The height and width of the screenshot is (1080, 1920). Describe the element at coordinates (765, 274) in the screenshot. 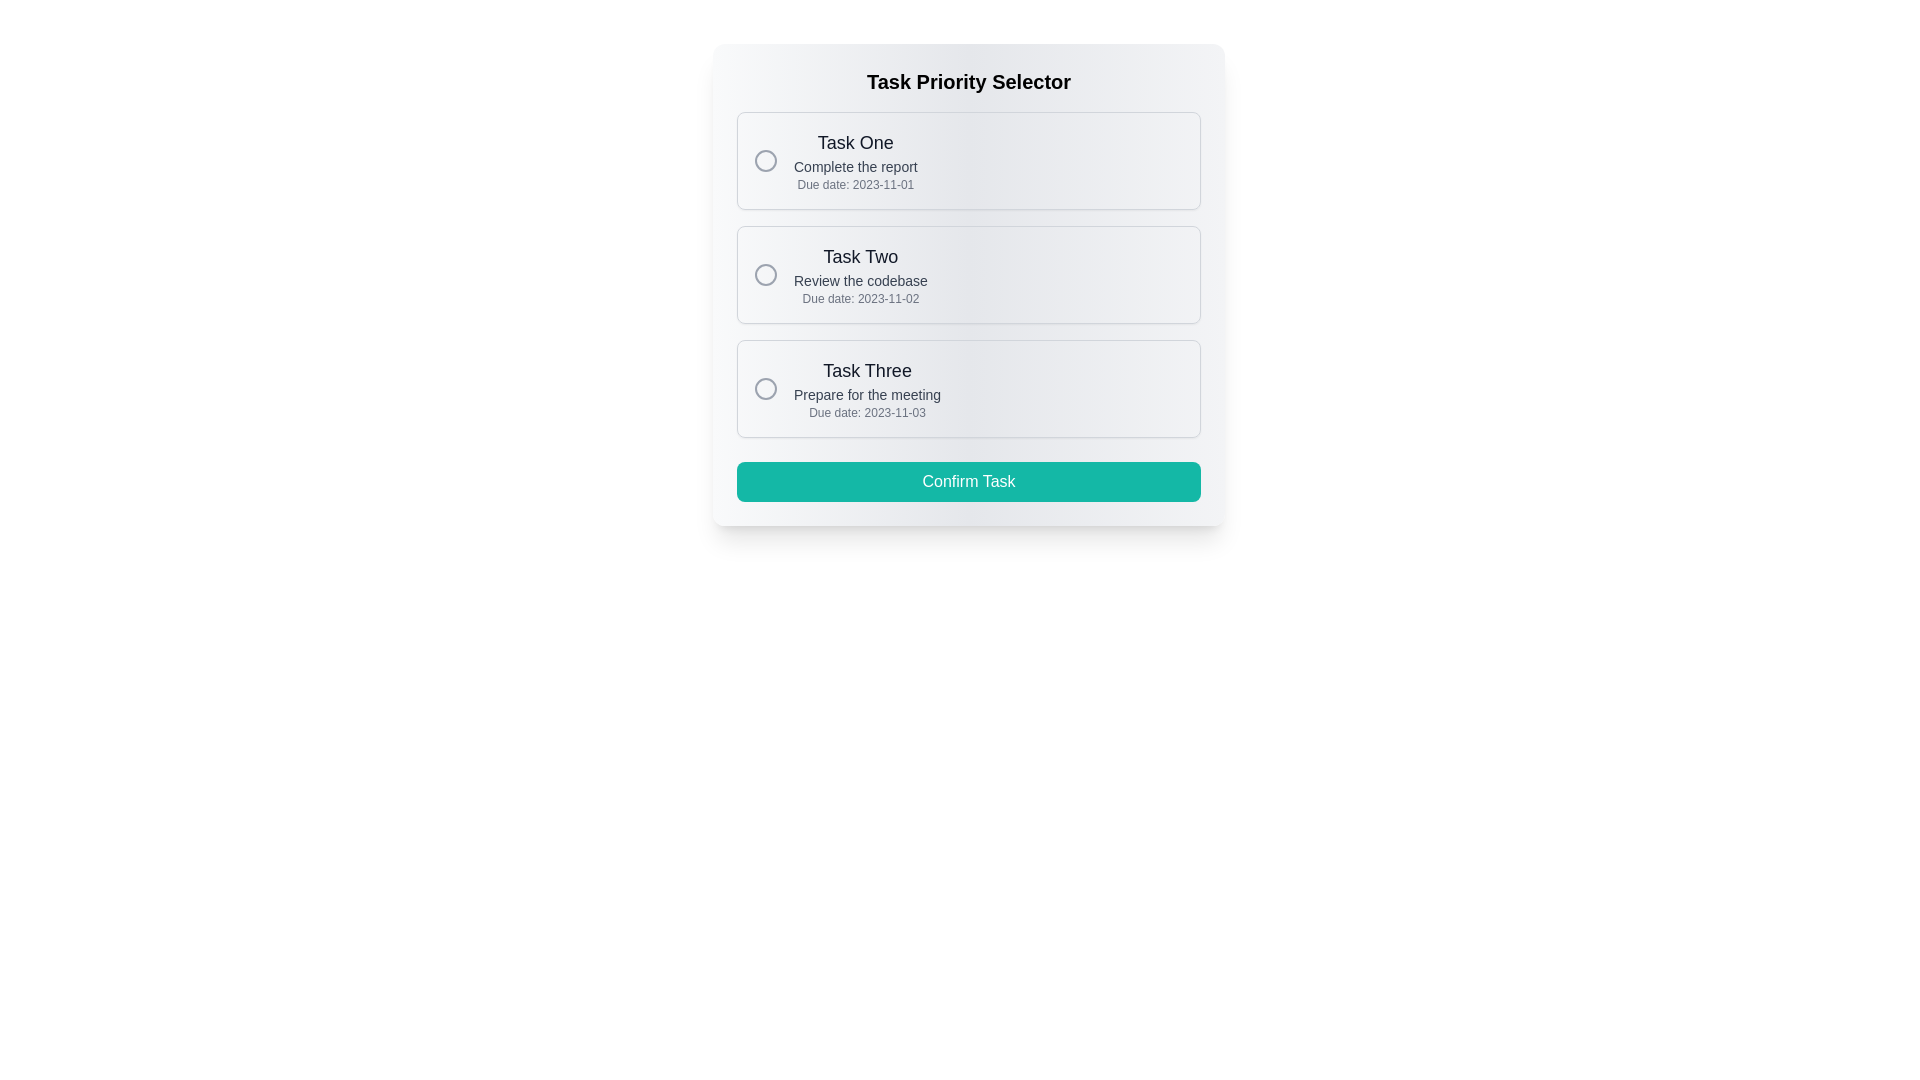

I see `the circular radio button located in the task card titled 'Task Two'` at that location.